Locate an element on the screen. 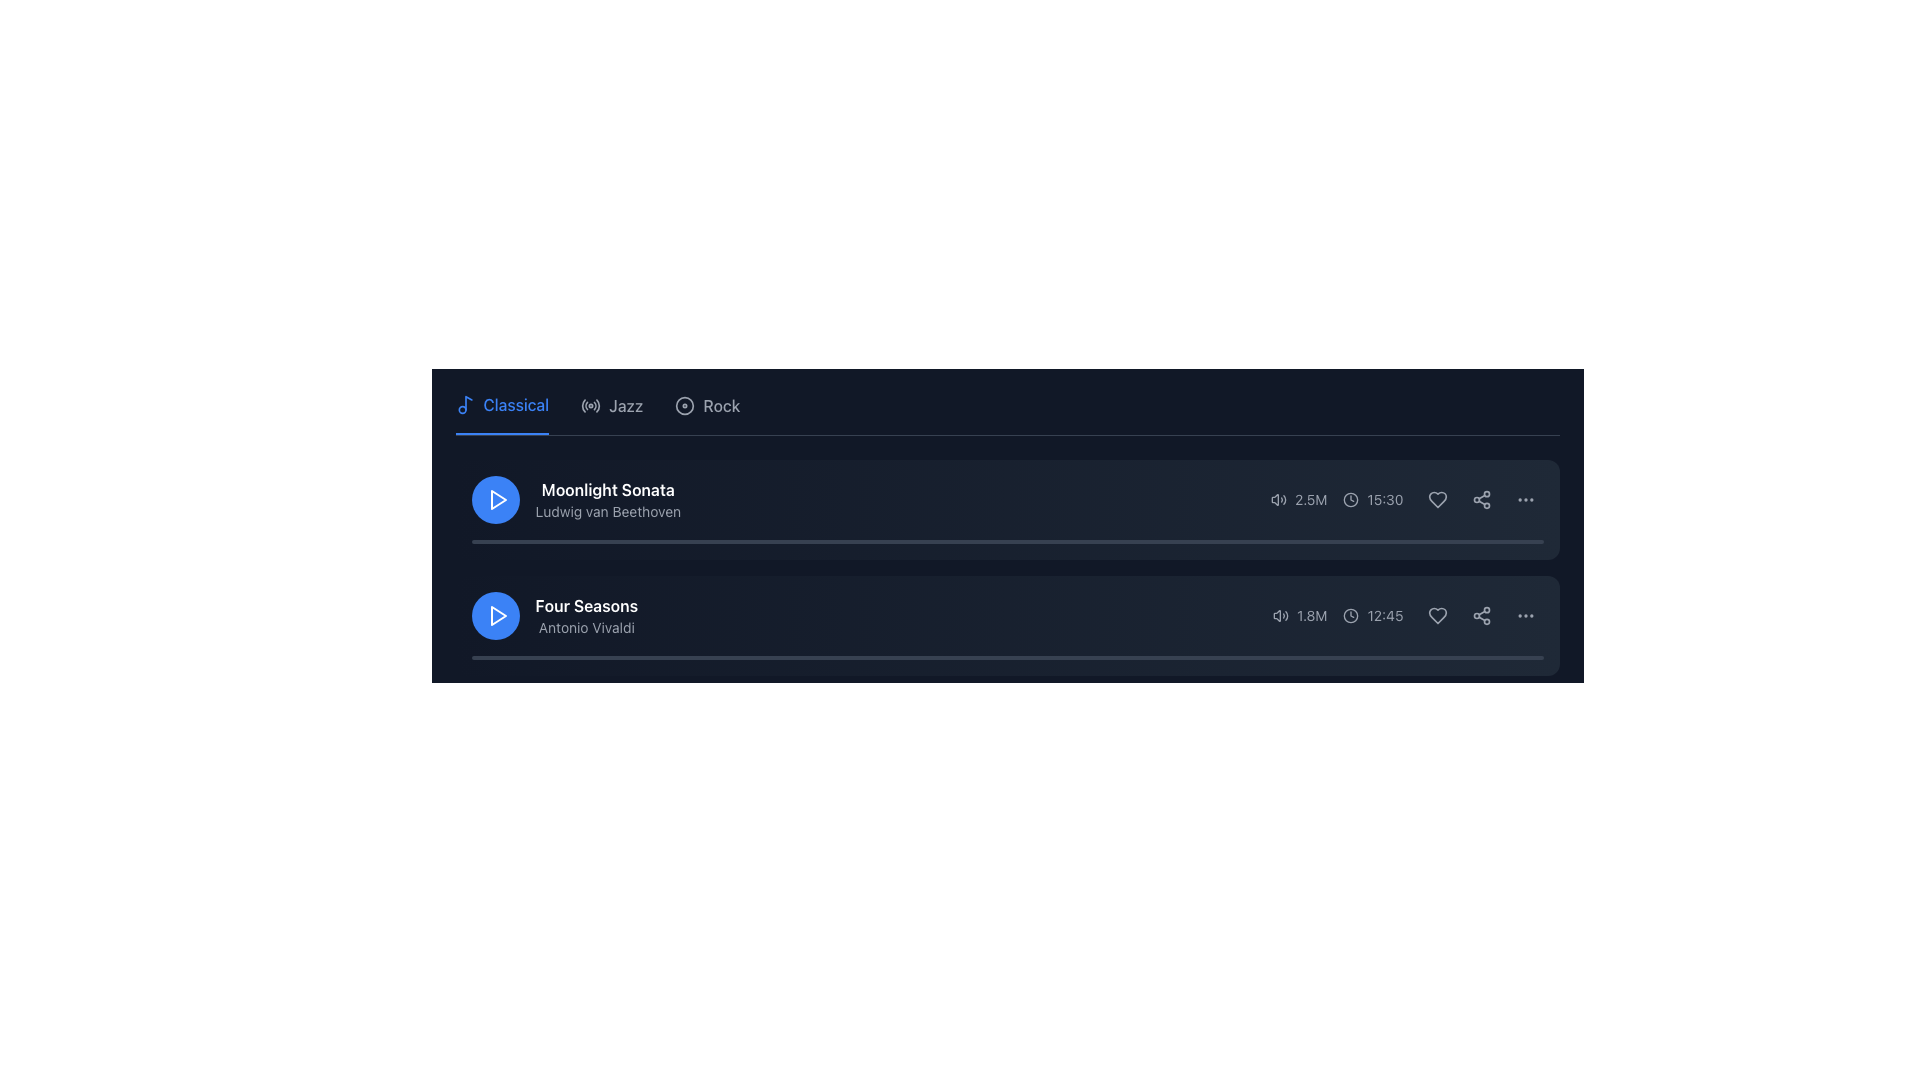 The height and width of the screenshot is (1080, 1920). the first 'like' button with a heart-shaped icon for the song 'Four Seasons' by Antonio Vivaldi is located at coordinates (1436, 615).